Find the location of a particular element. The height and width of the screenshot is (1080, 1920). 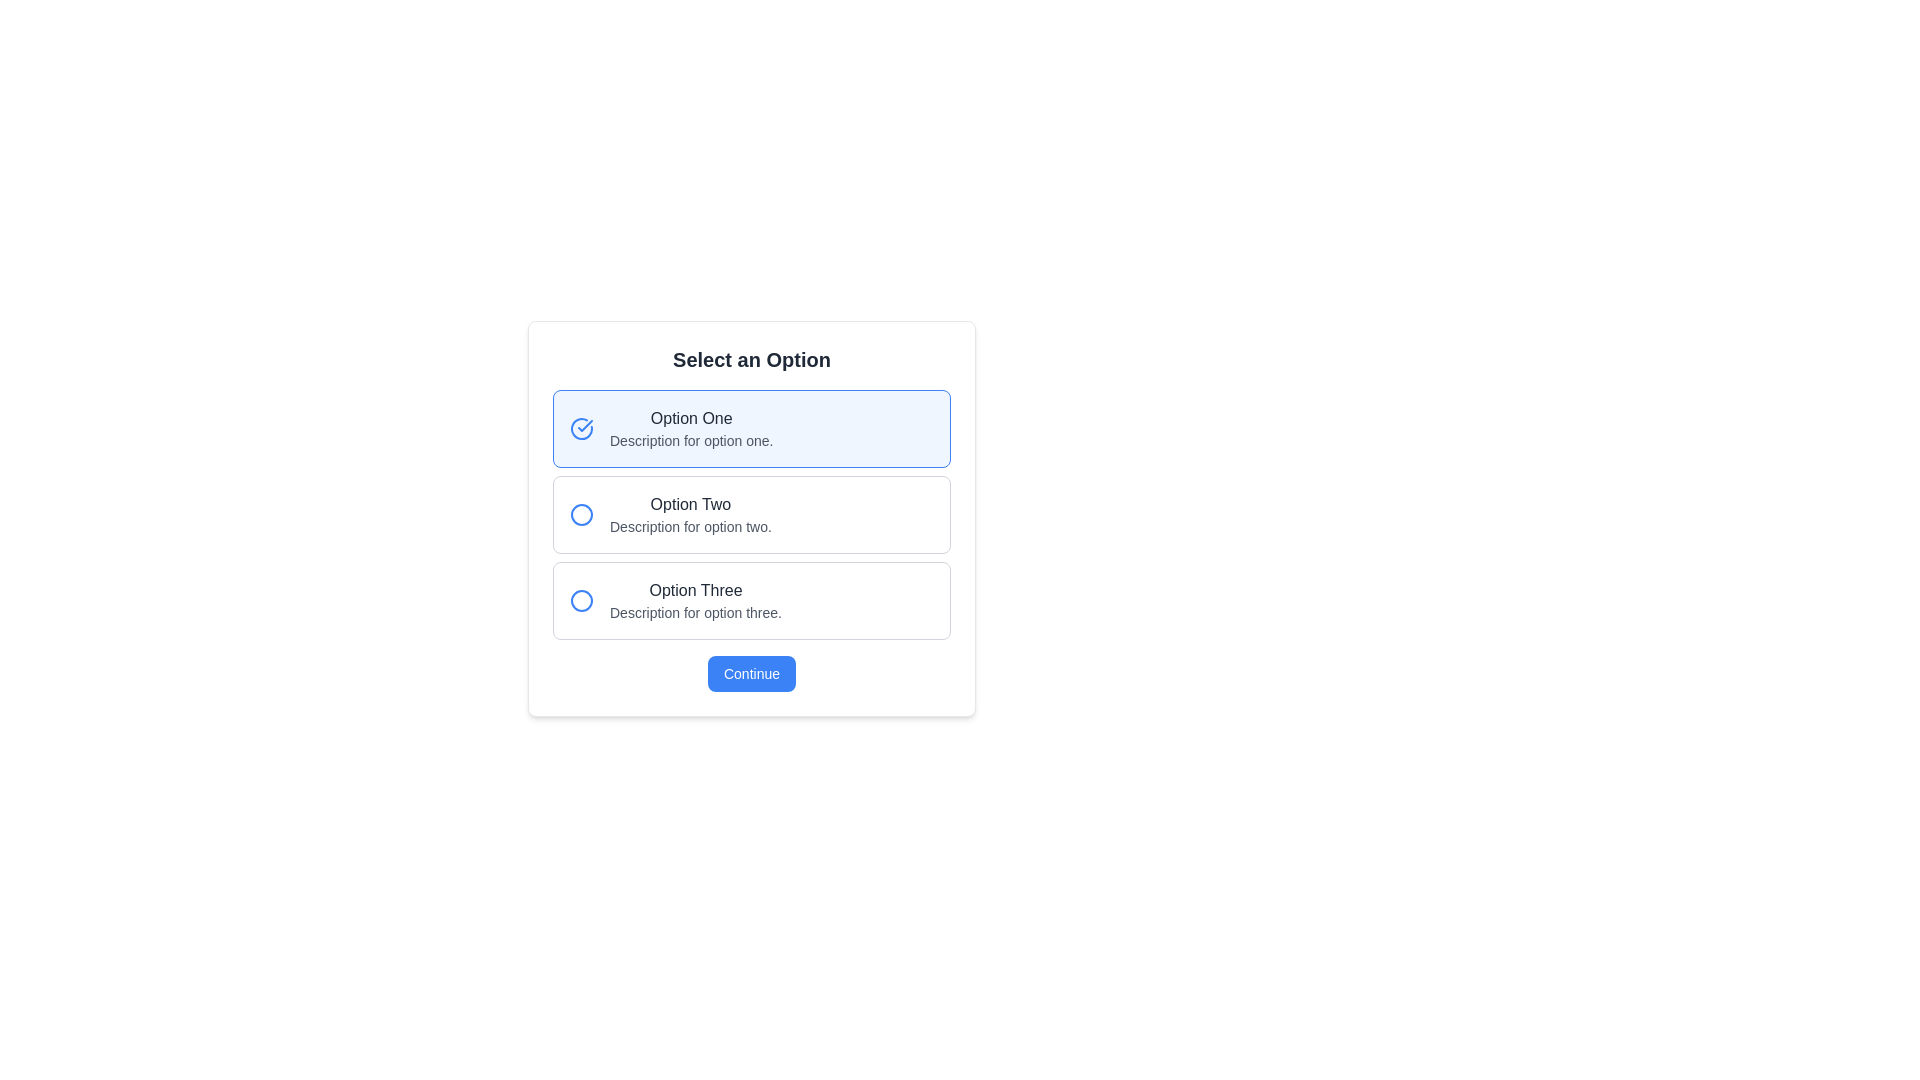

the second list item labeled 'Option Two' is located at coordinates (691, 514).